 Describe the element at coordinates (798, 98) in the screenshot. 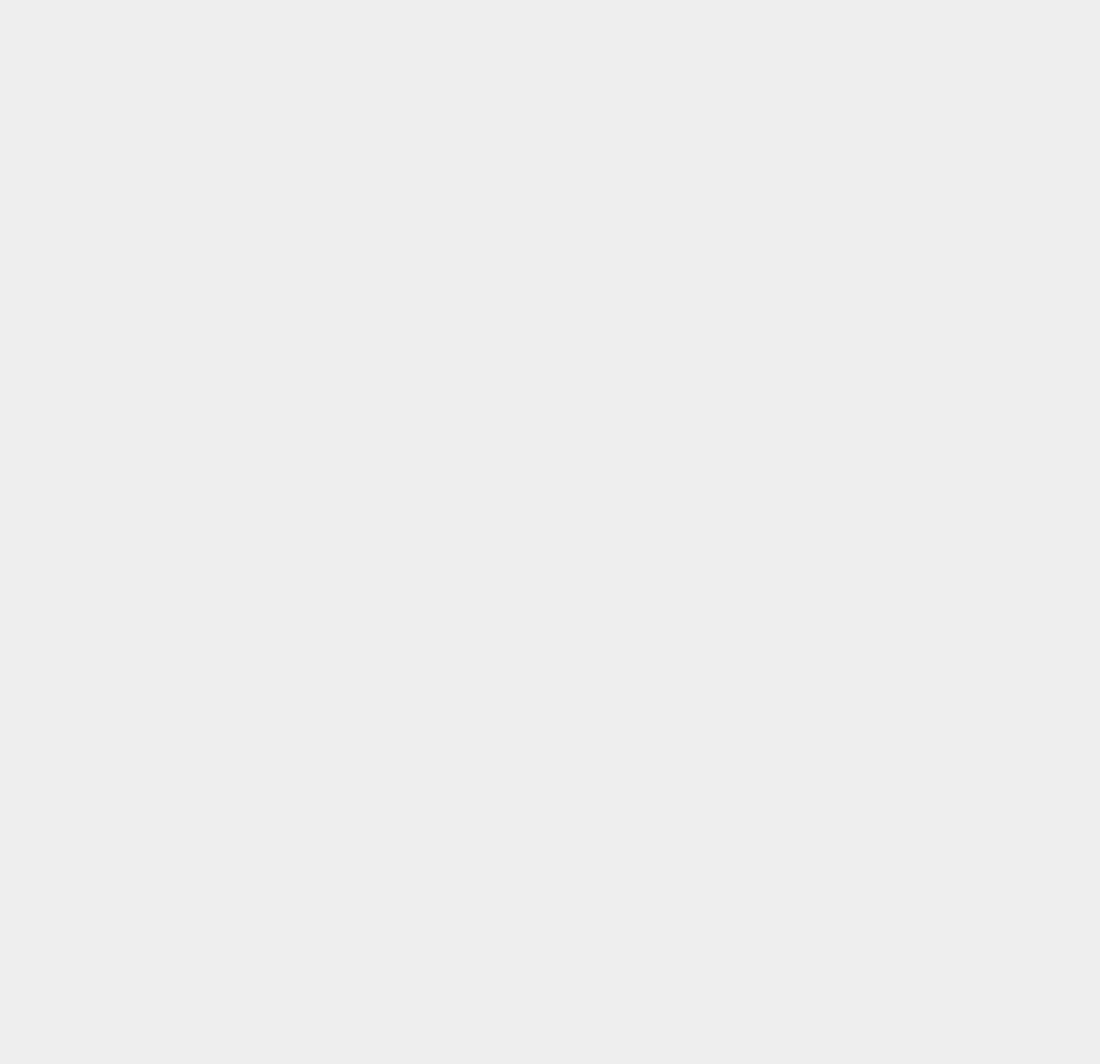

I see `'iOS 11'` at that location.